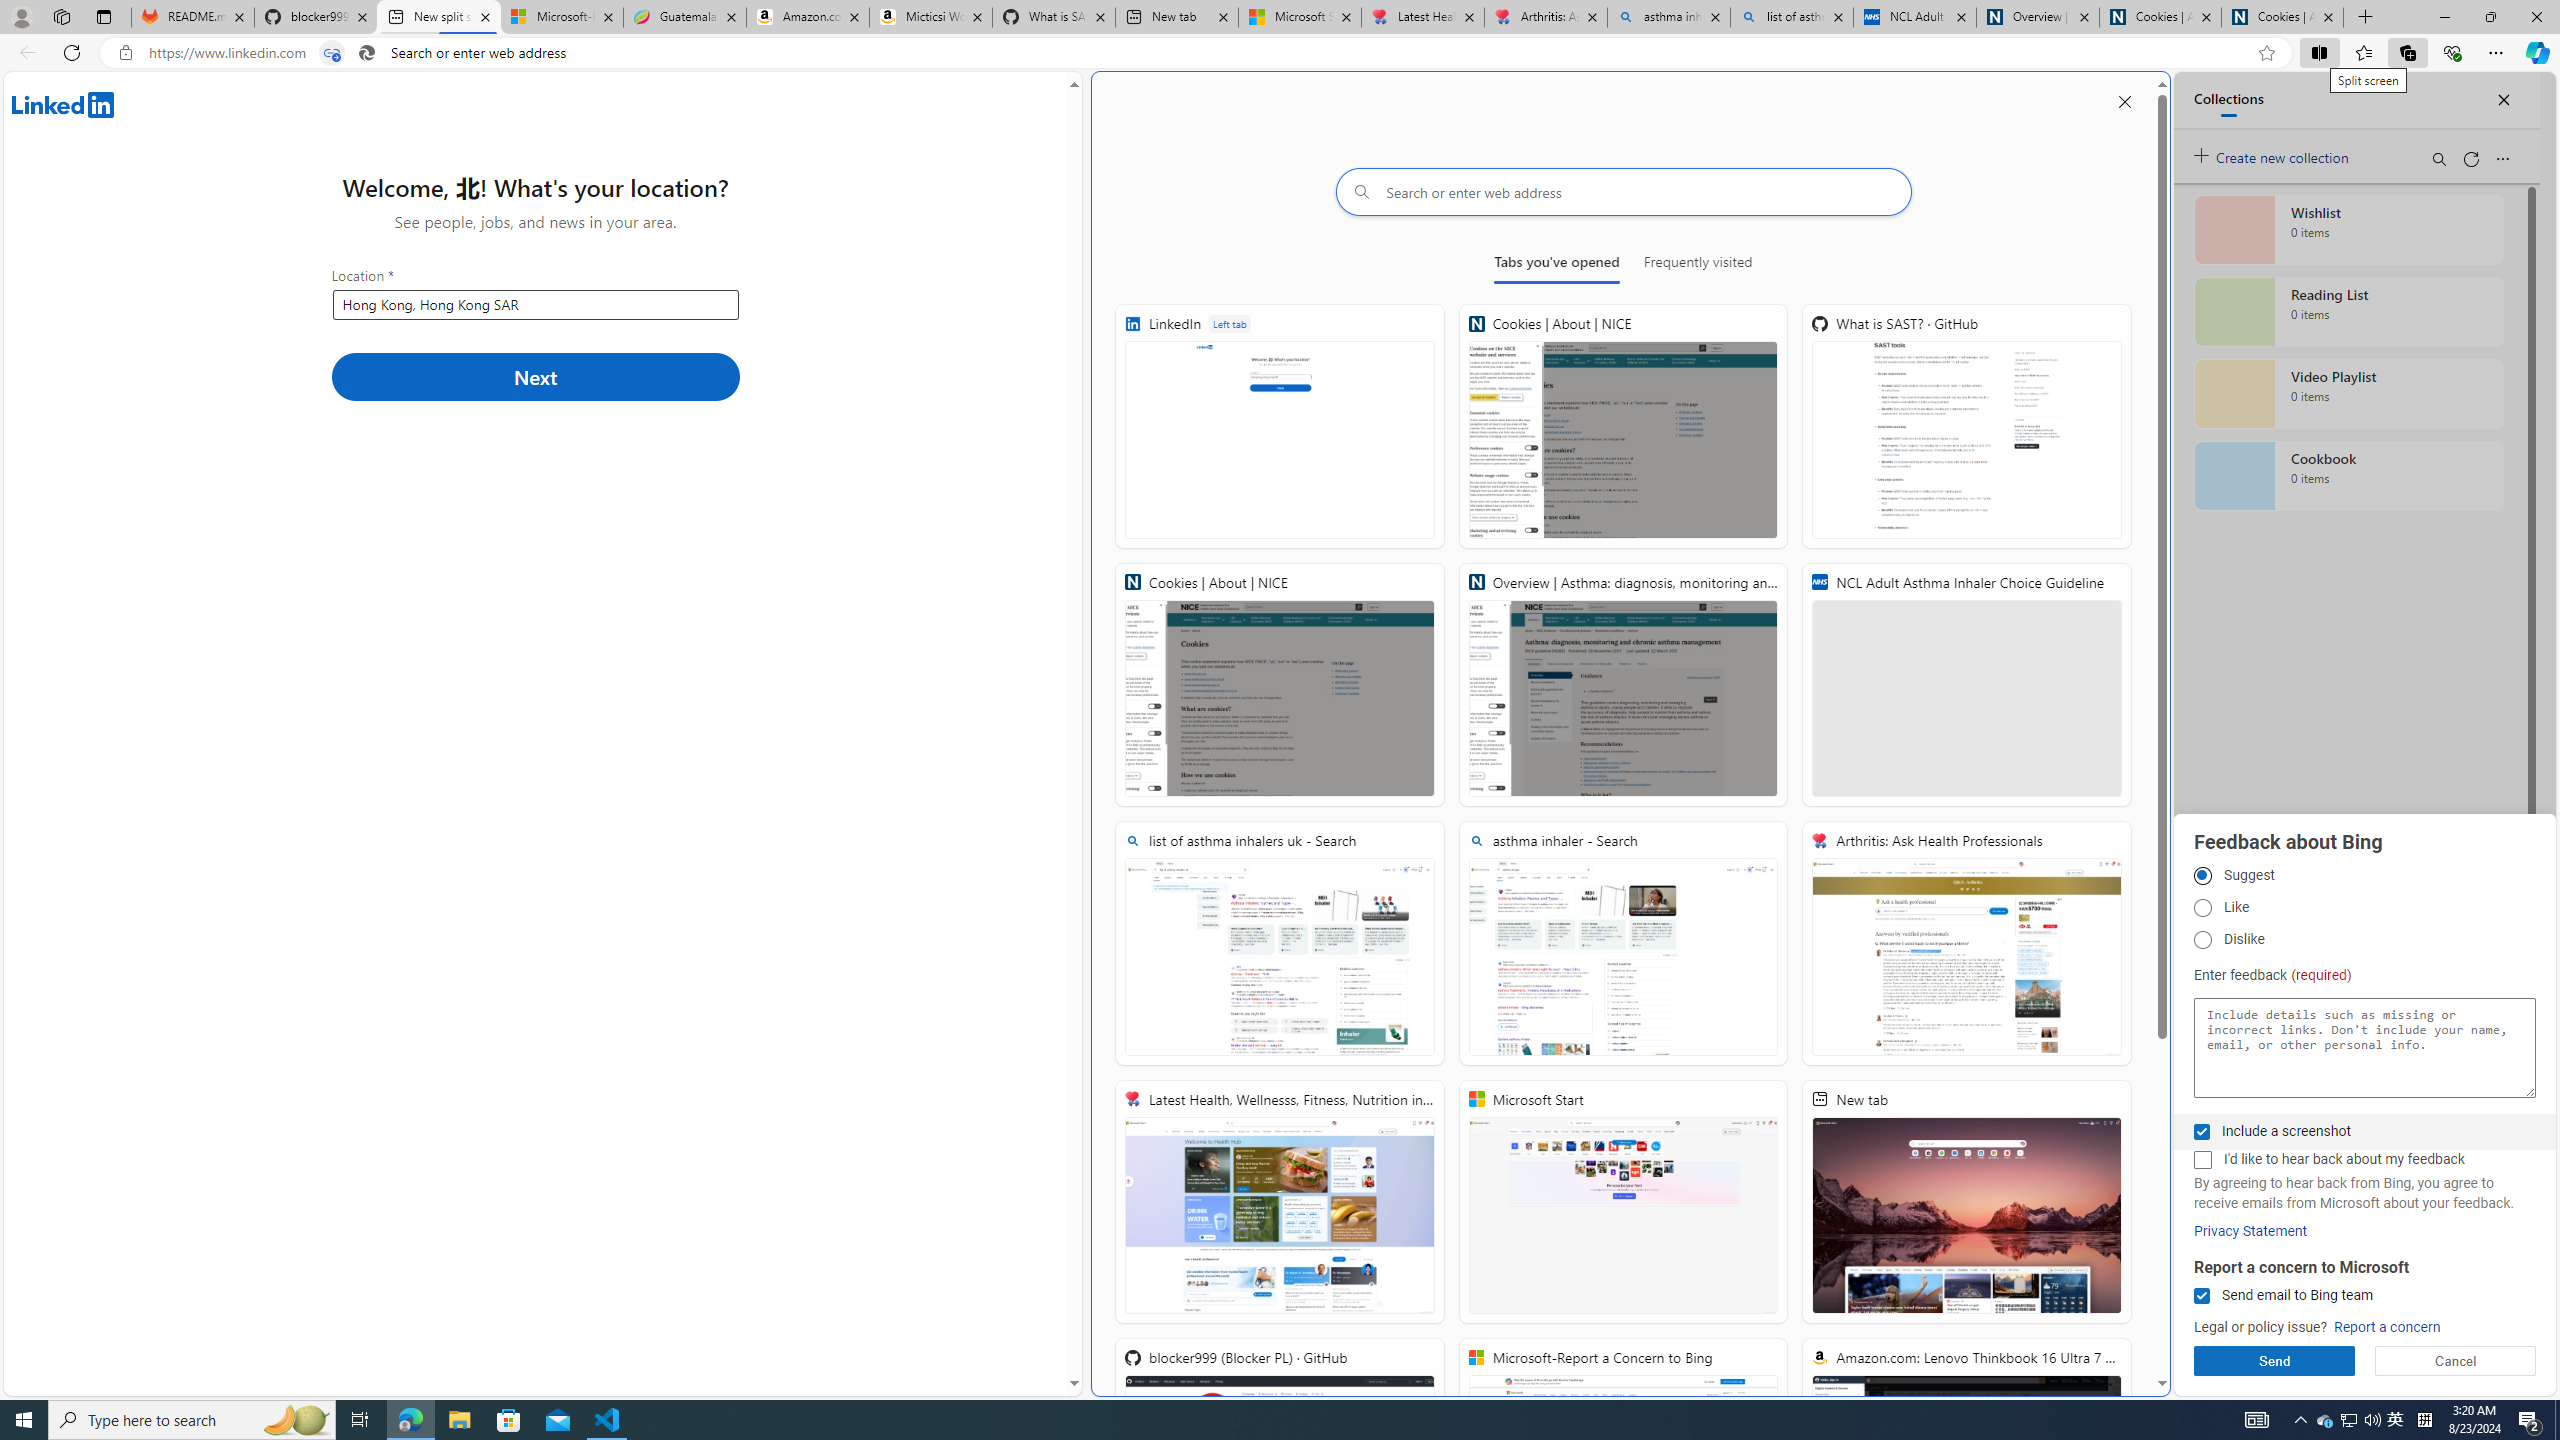  Describe the element at coordinates (2274, 1360) in the screenshot. I see `'Send'` at that location.